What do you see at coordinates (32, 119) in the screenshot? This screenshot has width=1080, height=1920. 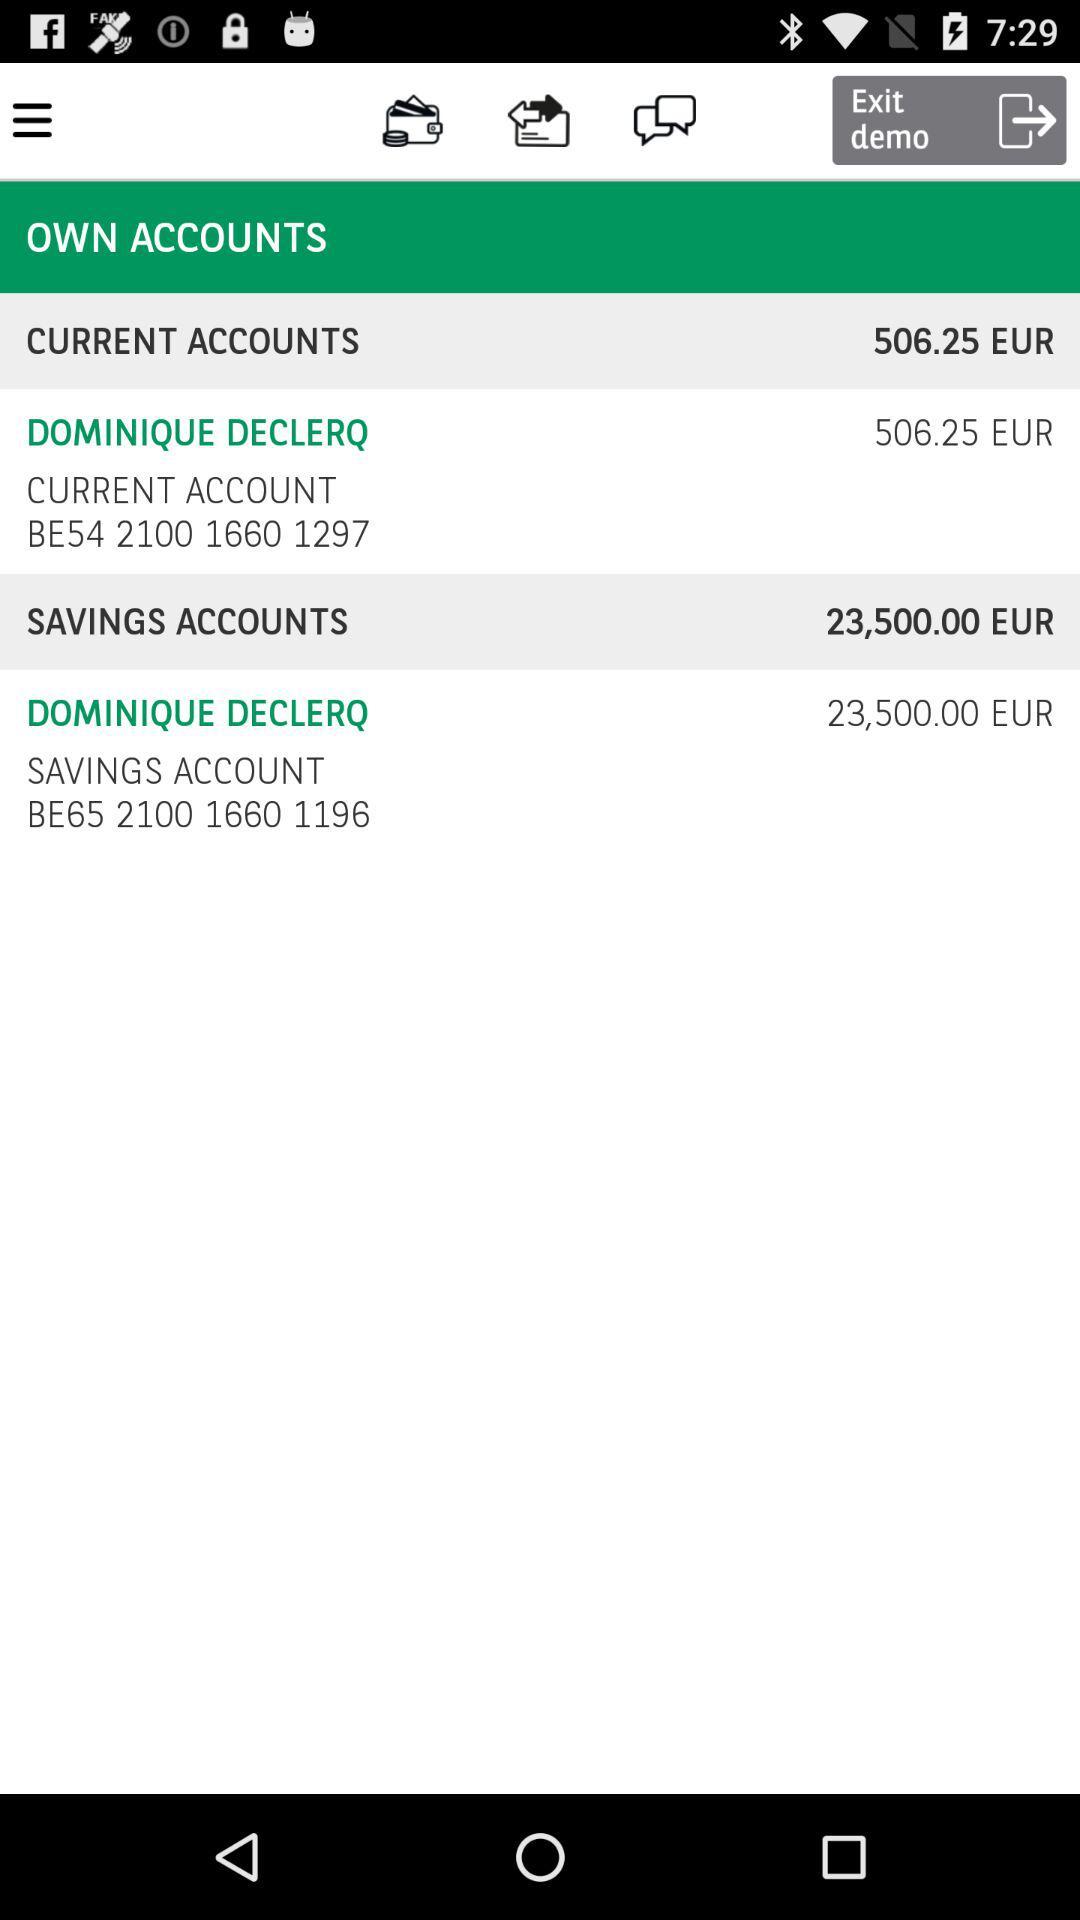 I see `the menu icon shown at the top left corner` at bounding box center [32, 119].